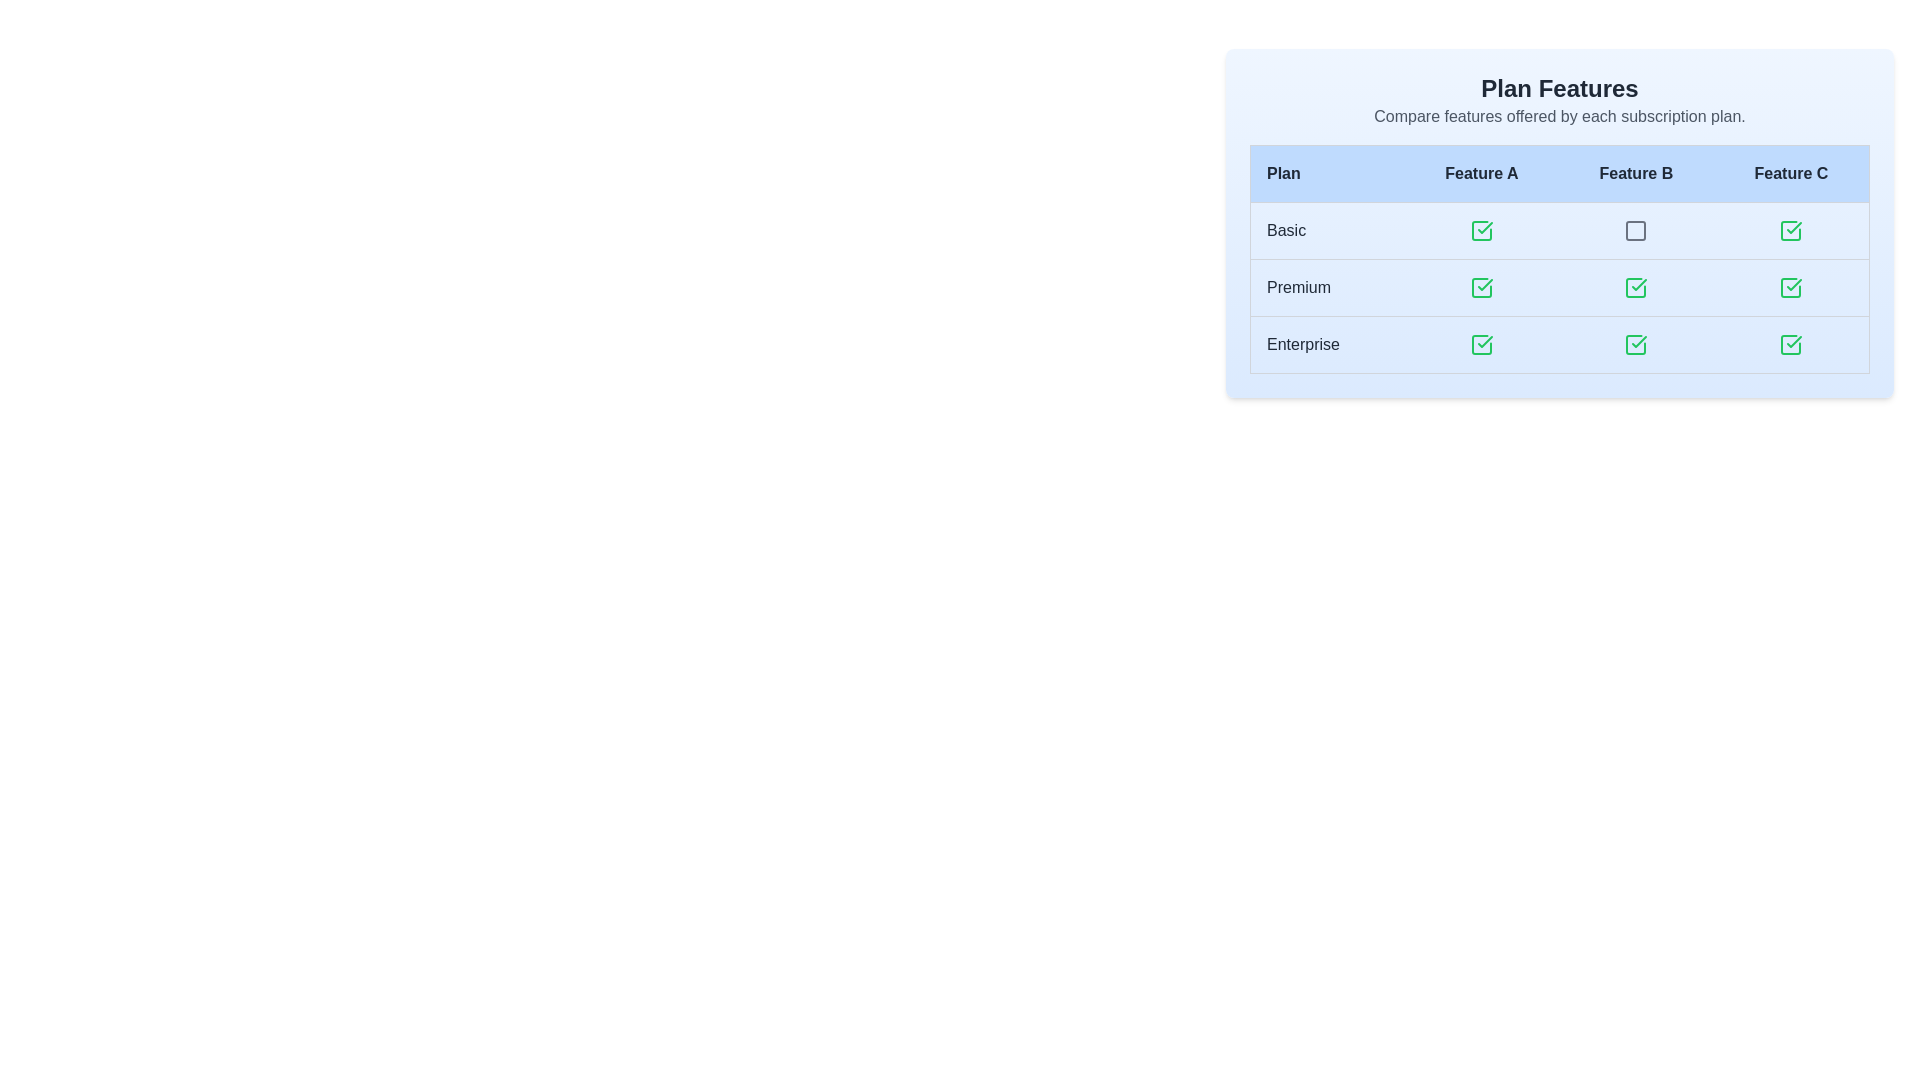 The height and width of the screenshot is (1080, 1920). I want to click on the graphic icon representing a checkbox or status indicator that signifies 'Feature A' is included in the 'Enterprise' plan, located in the third row of the features table, so click(1481, 343).